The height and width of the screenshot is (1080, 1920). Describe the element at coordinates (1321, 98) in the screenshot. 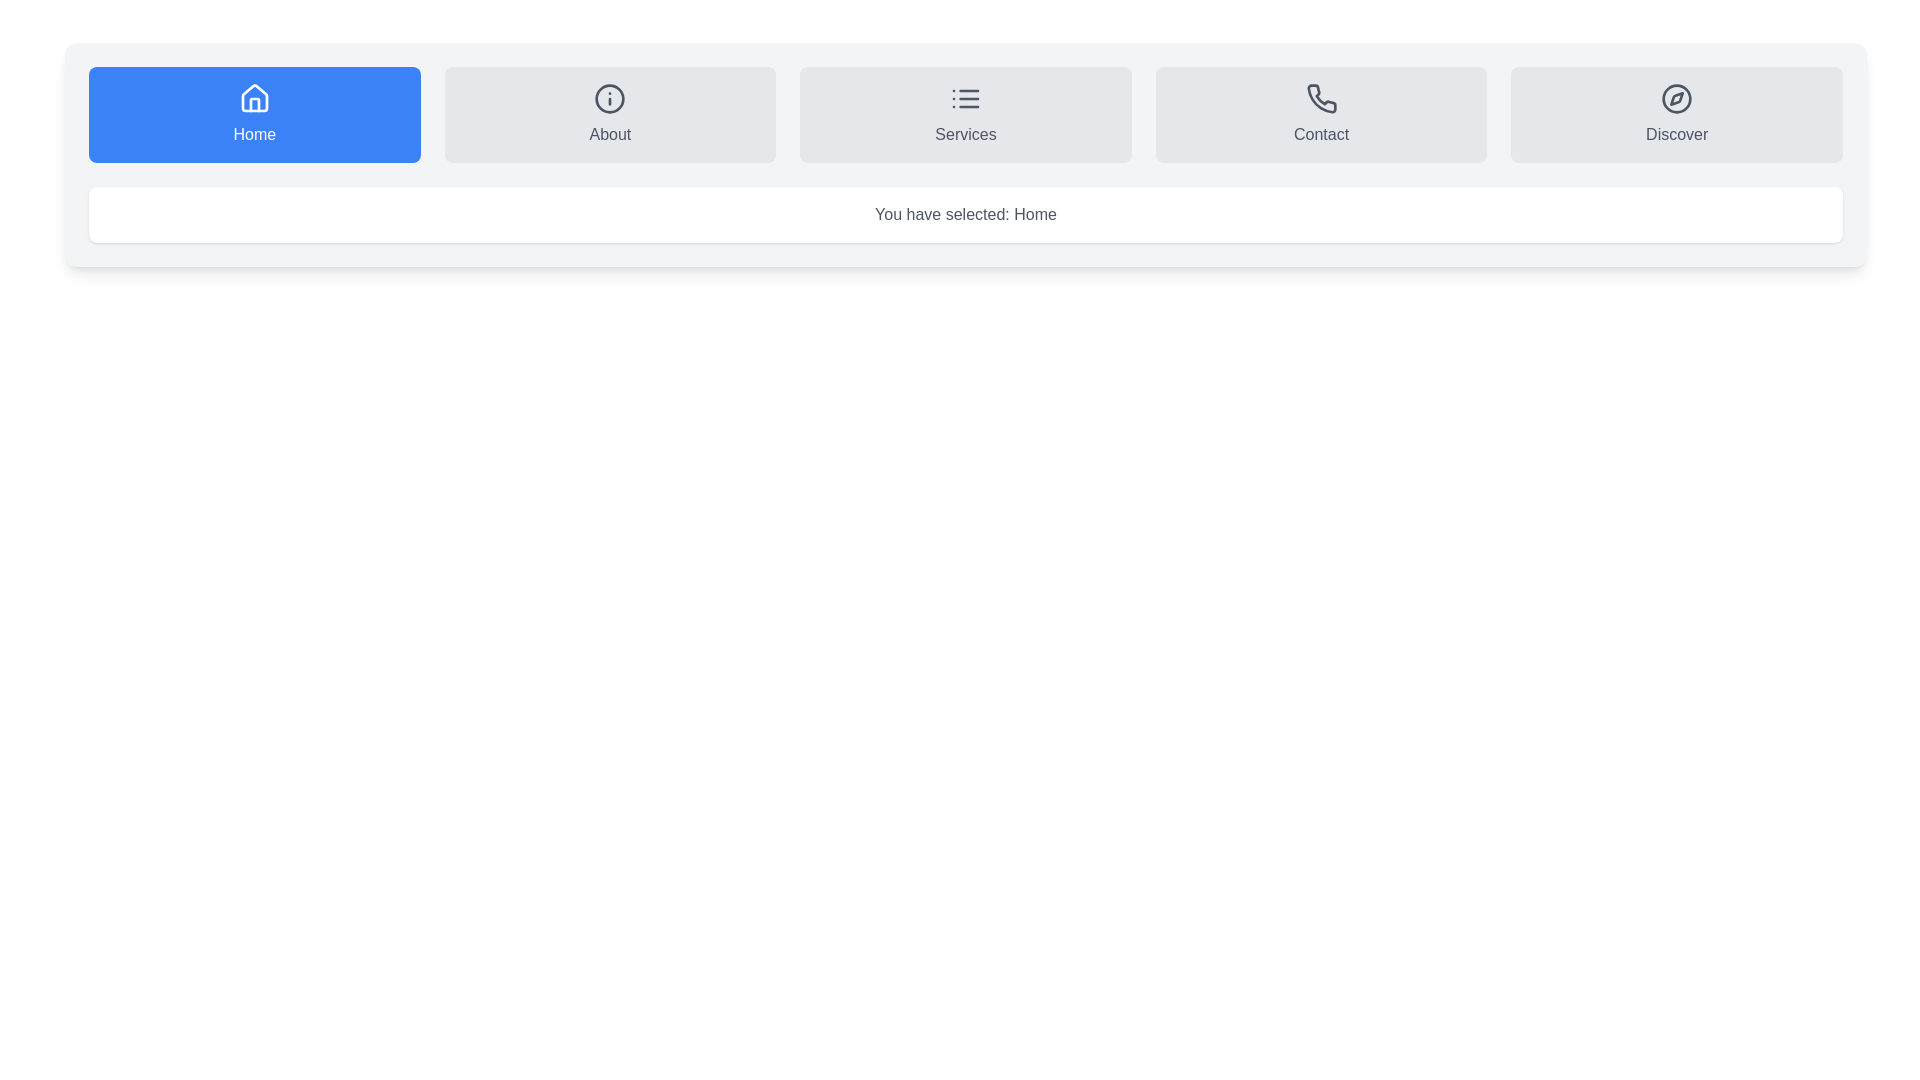

I see `the 'Contact' navigation button icon, which symbolizes contacting assistance and is the fourth button from the left in the navigation bar` at that location.